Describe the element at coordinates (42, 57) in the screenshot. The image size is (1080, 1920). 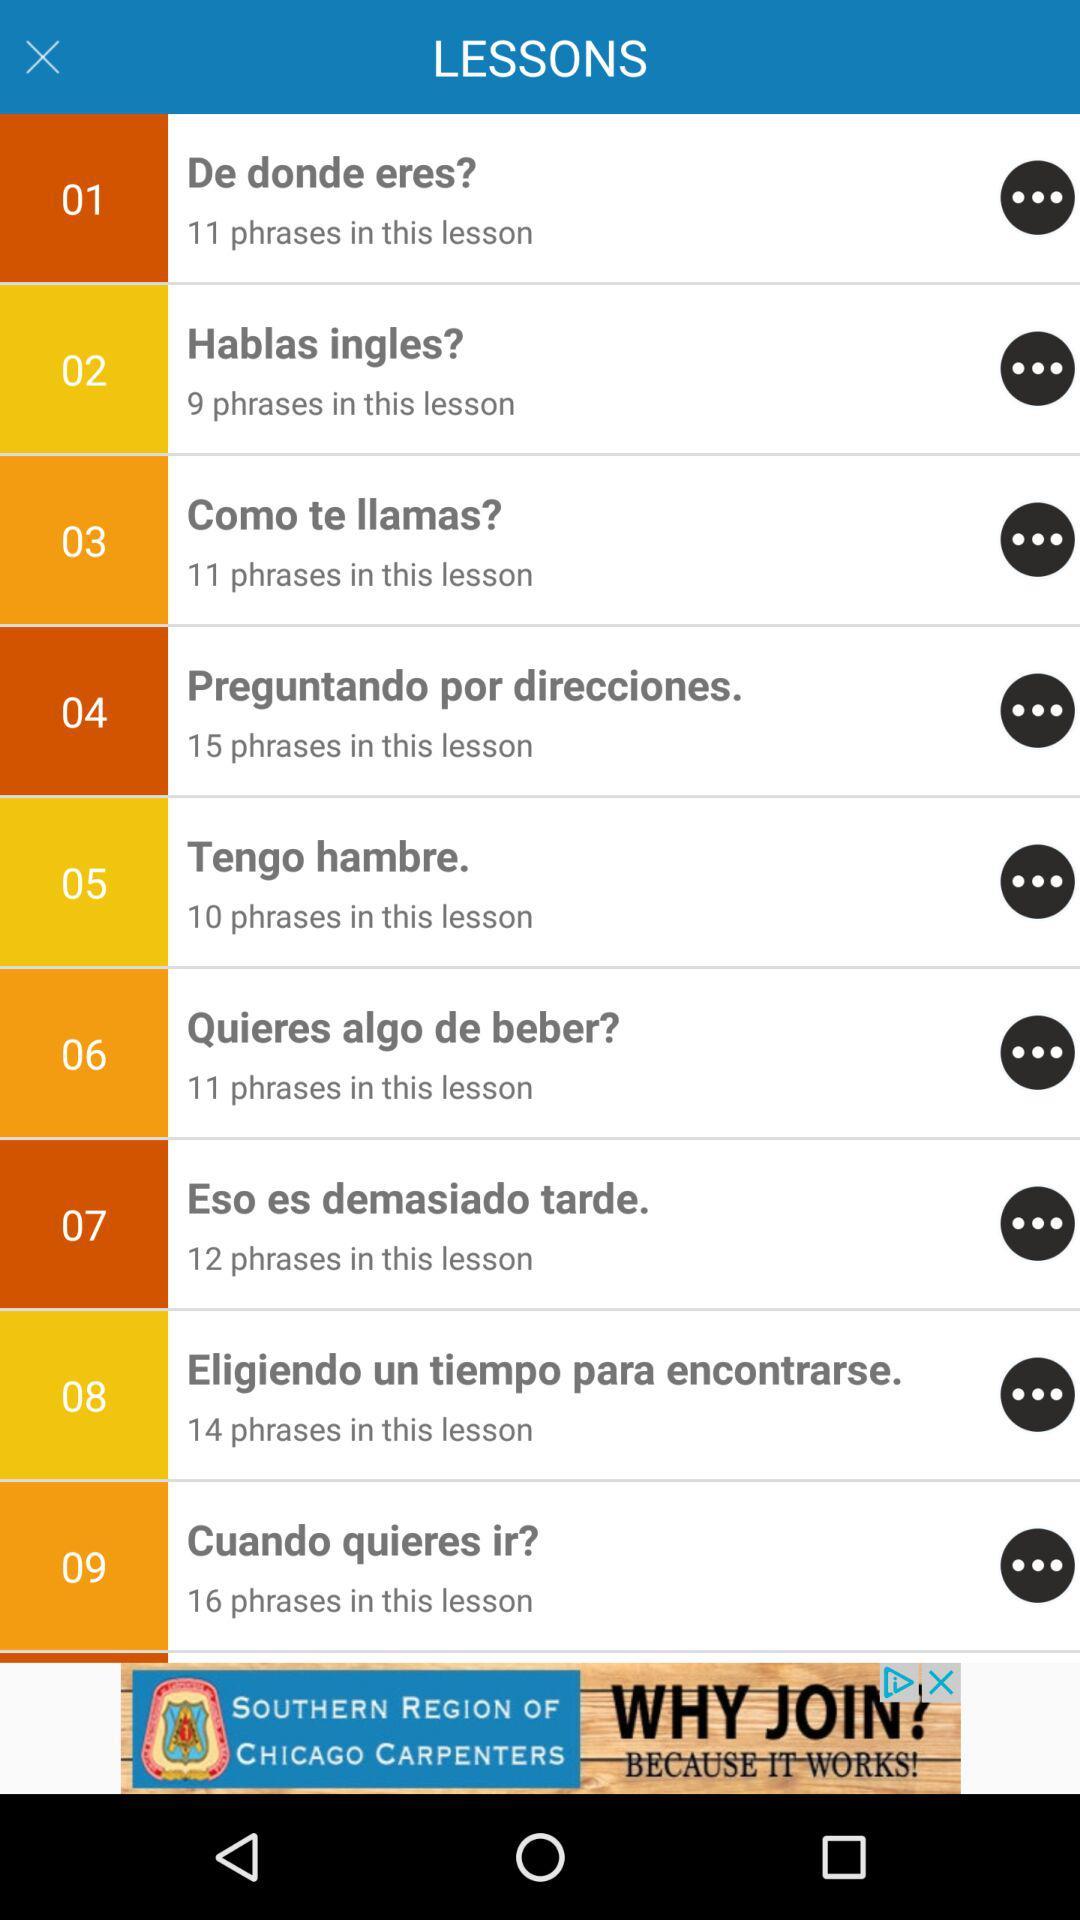
I see `this screen` at that location.